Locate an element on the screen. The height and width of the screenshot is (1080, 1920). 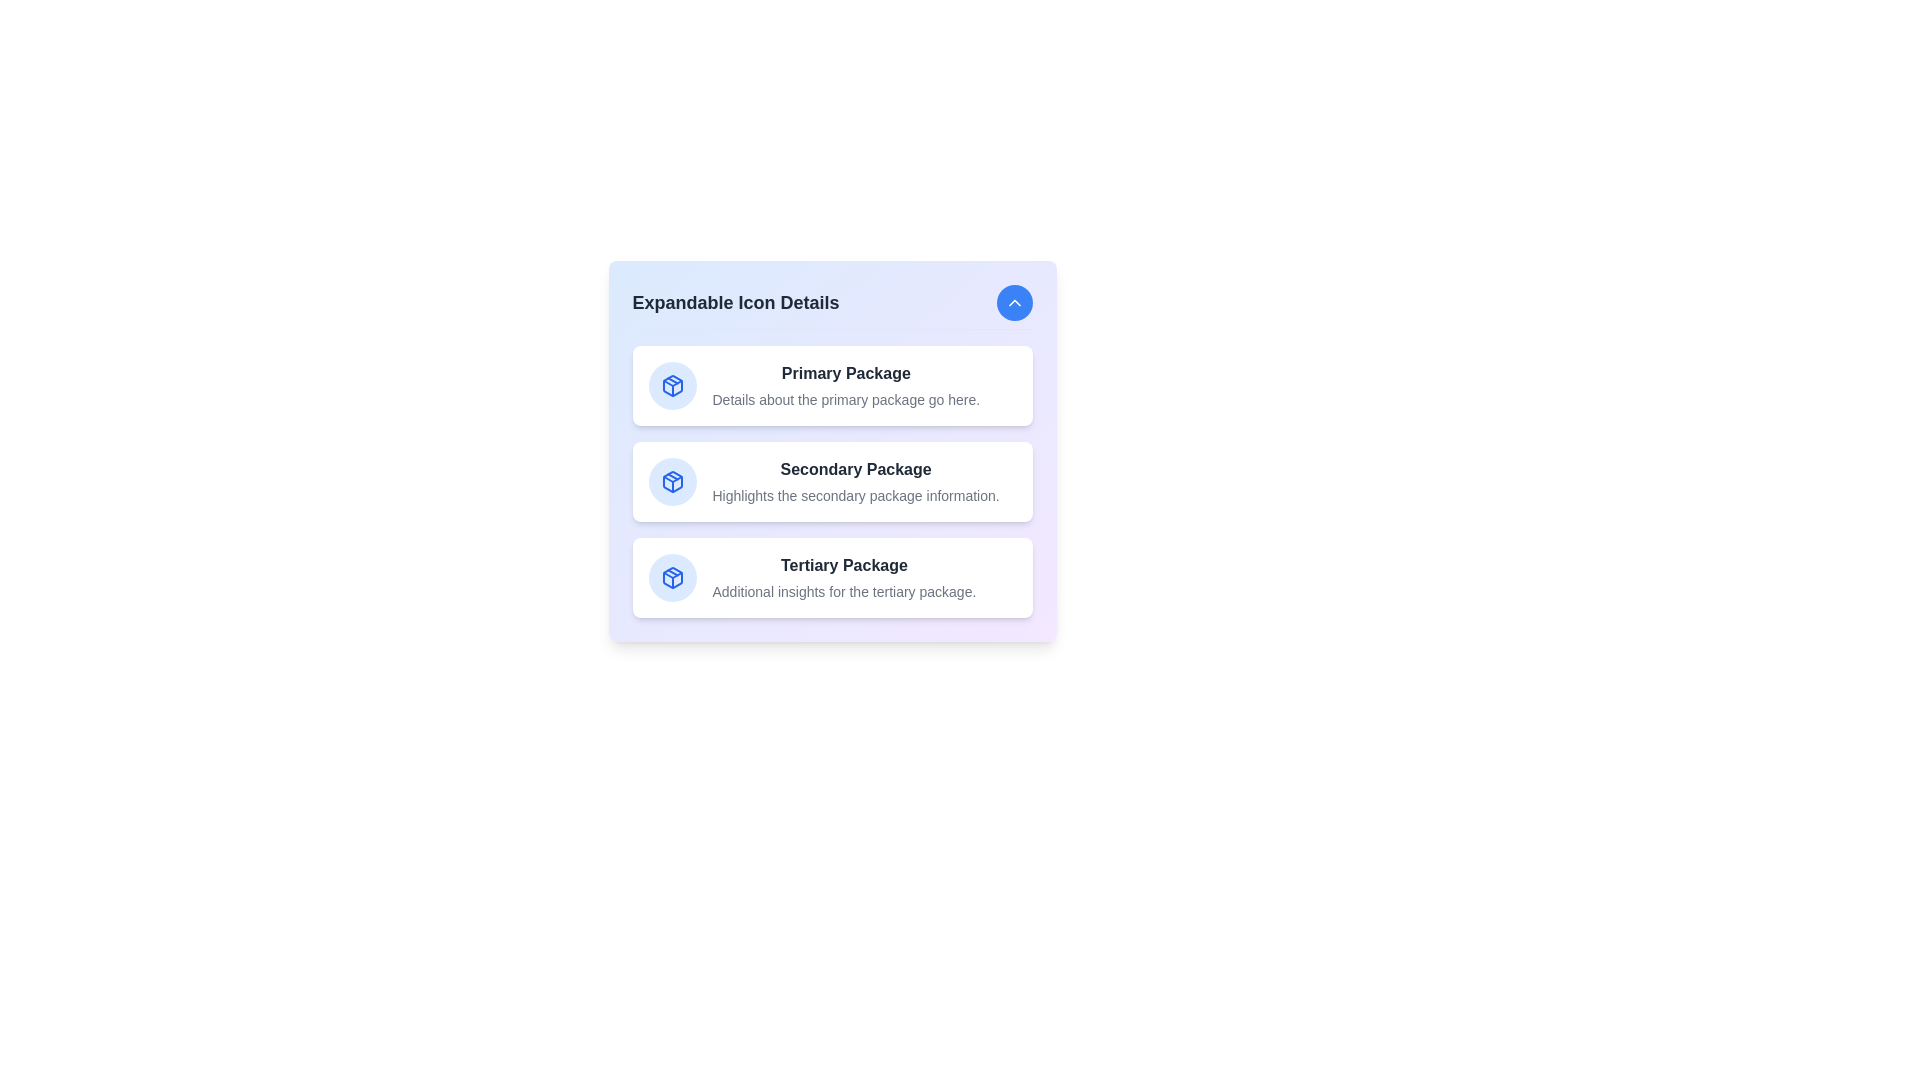
the circular blue icon with a cube outline that is adjacent to the text labeled 'Primary Package' in the top-left corner of the first item in a vertical list is located at coordinates (672, 385).